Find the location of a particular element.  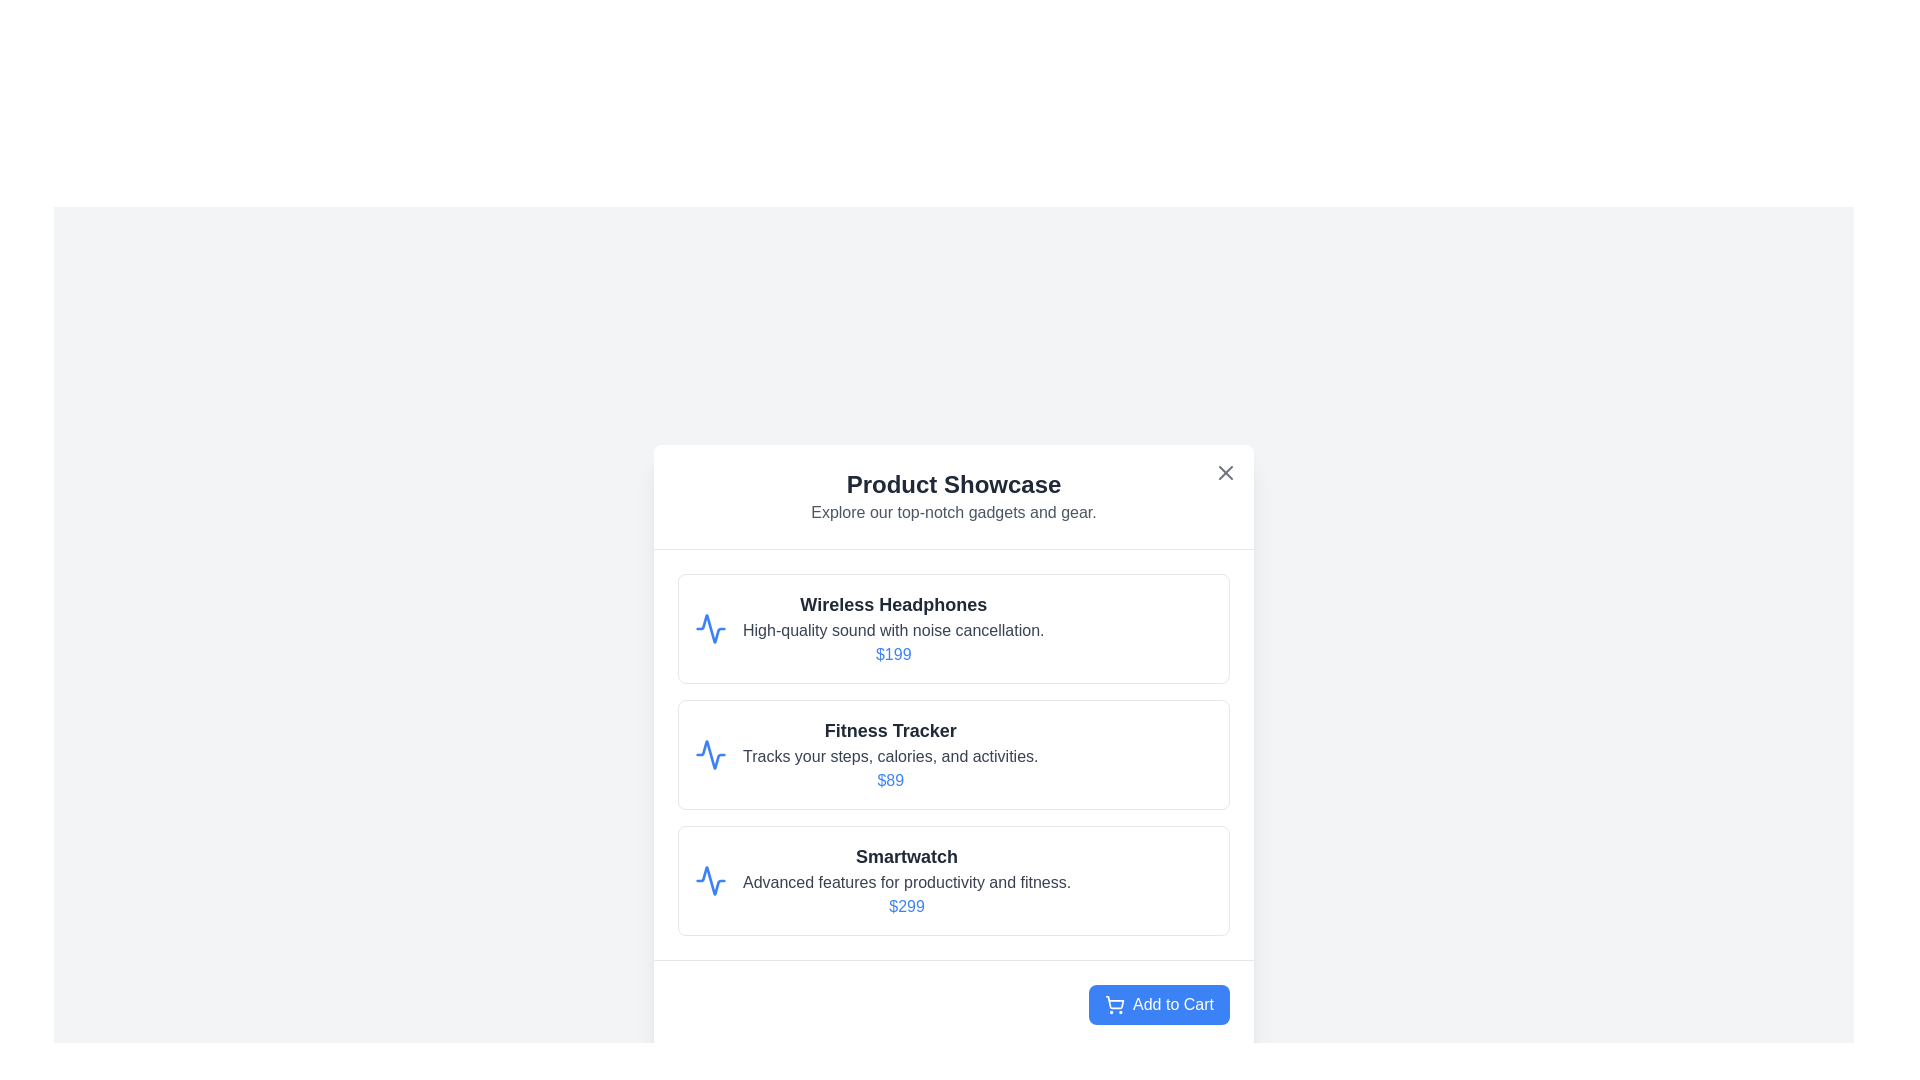

the shopping cart icon within the blue 'Add to Cart' button located in the bottom right corner of the dialog box is located at coordinates (1114, 1002).